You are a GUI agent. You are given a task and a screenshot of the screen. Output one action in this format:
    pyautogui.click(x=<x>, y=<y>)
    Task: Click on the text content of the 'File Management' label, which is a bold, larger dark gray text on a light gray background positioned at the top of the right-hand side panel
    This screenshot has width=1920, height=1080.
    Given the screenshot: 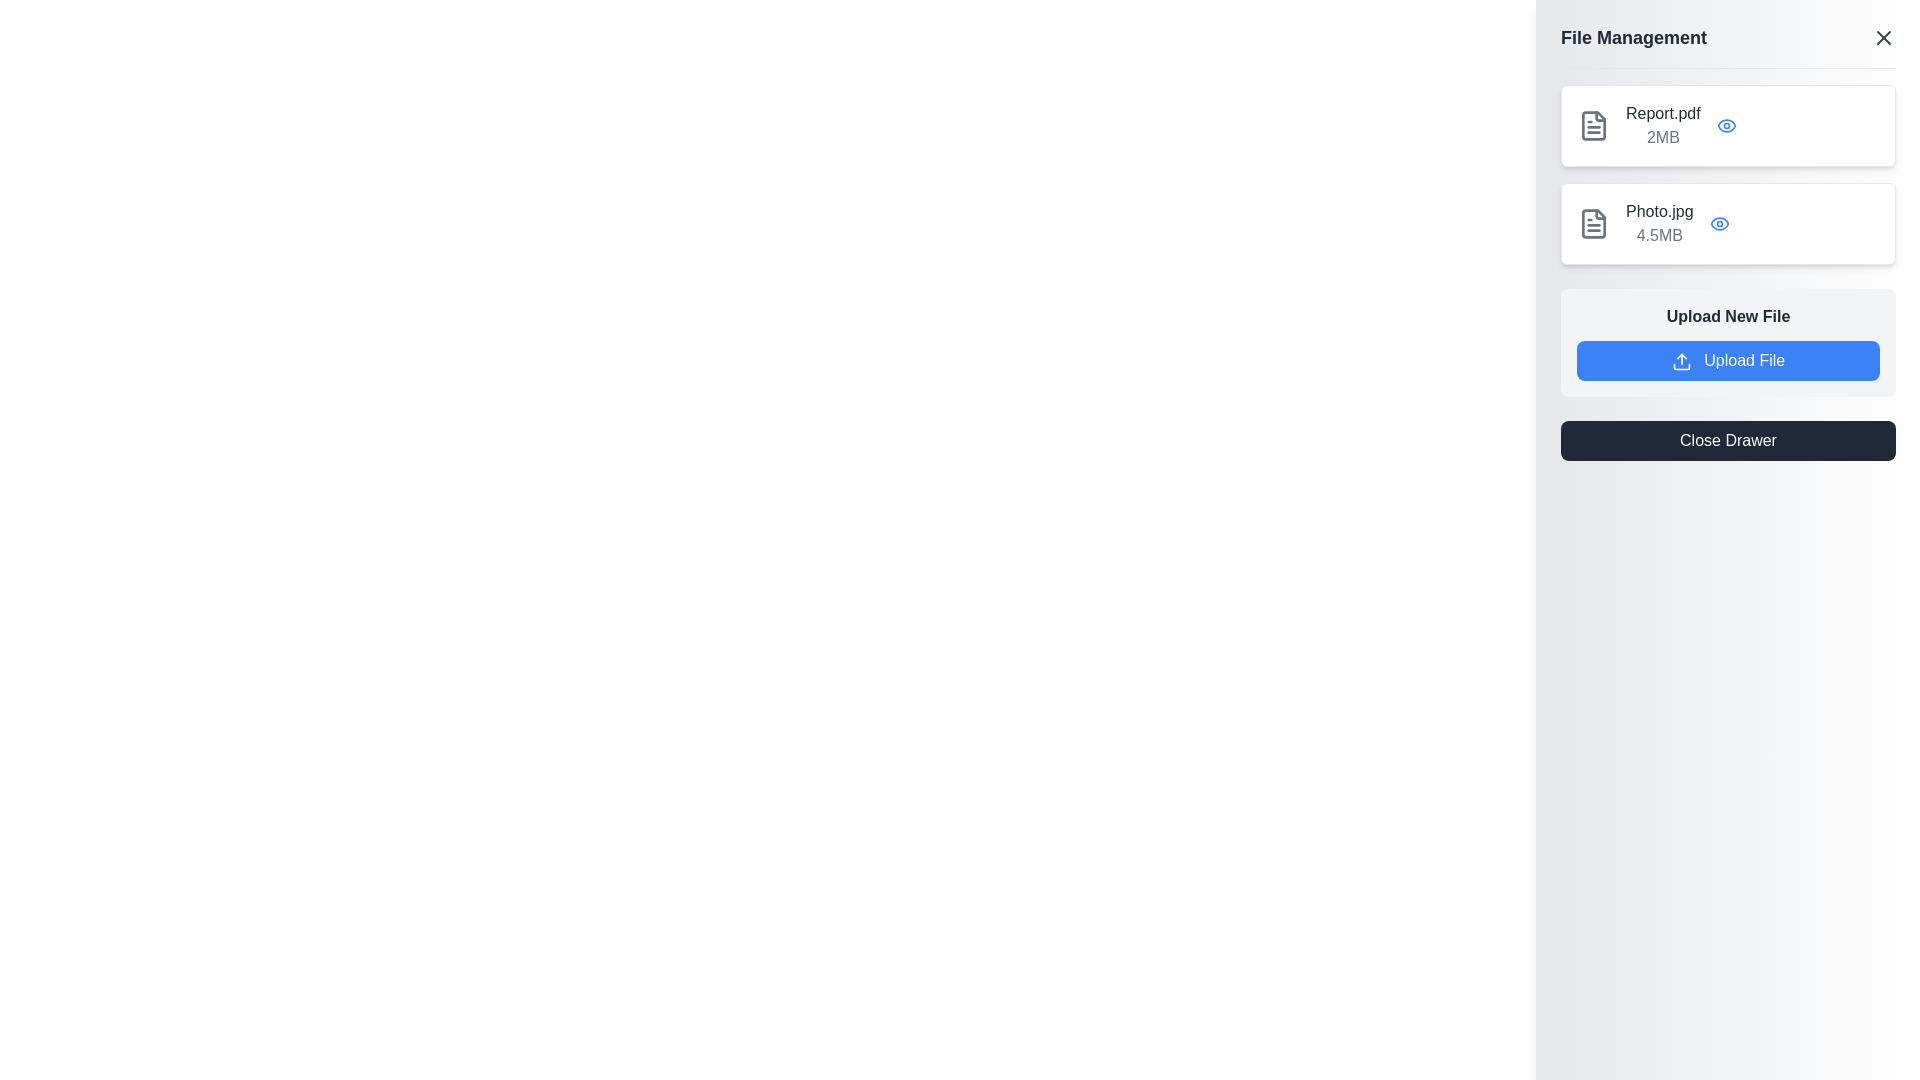 What is the action you would take?
    pyautogui.click(x=1634, y=38)
    